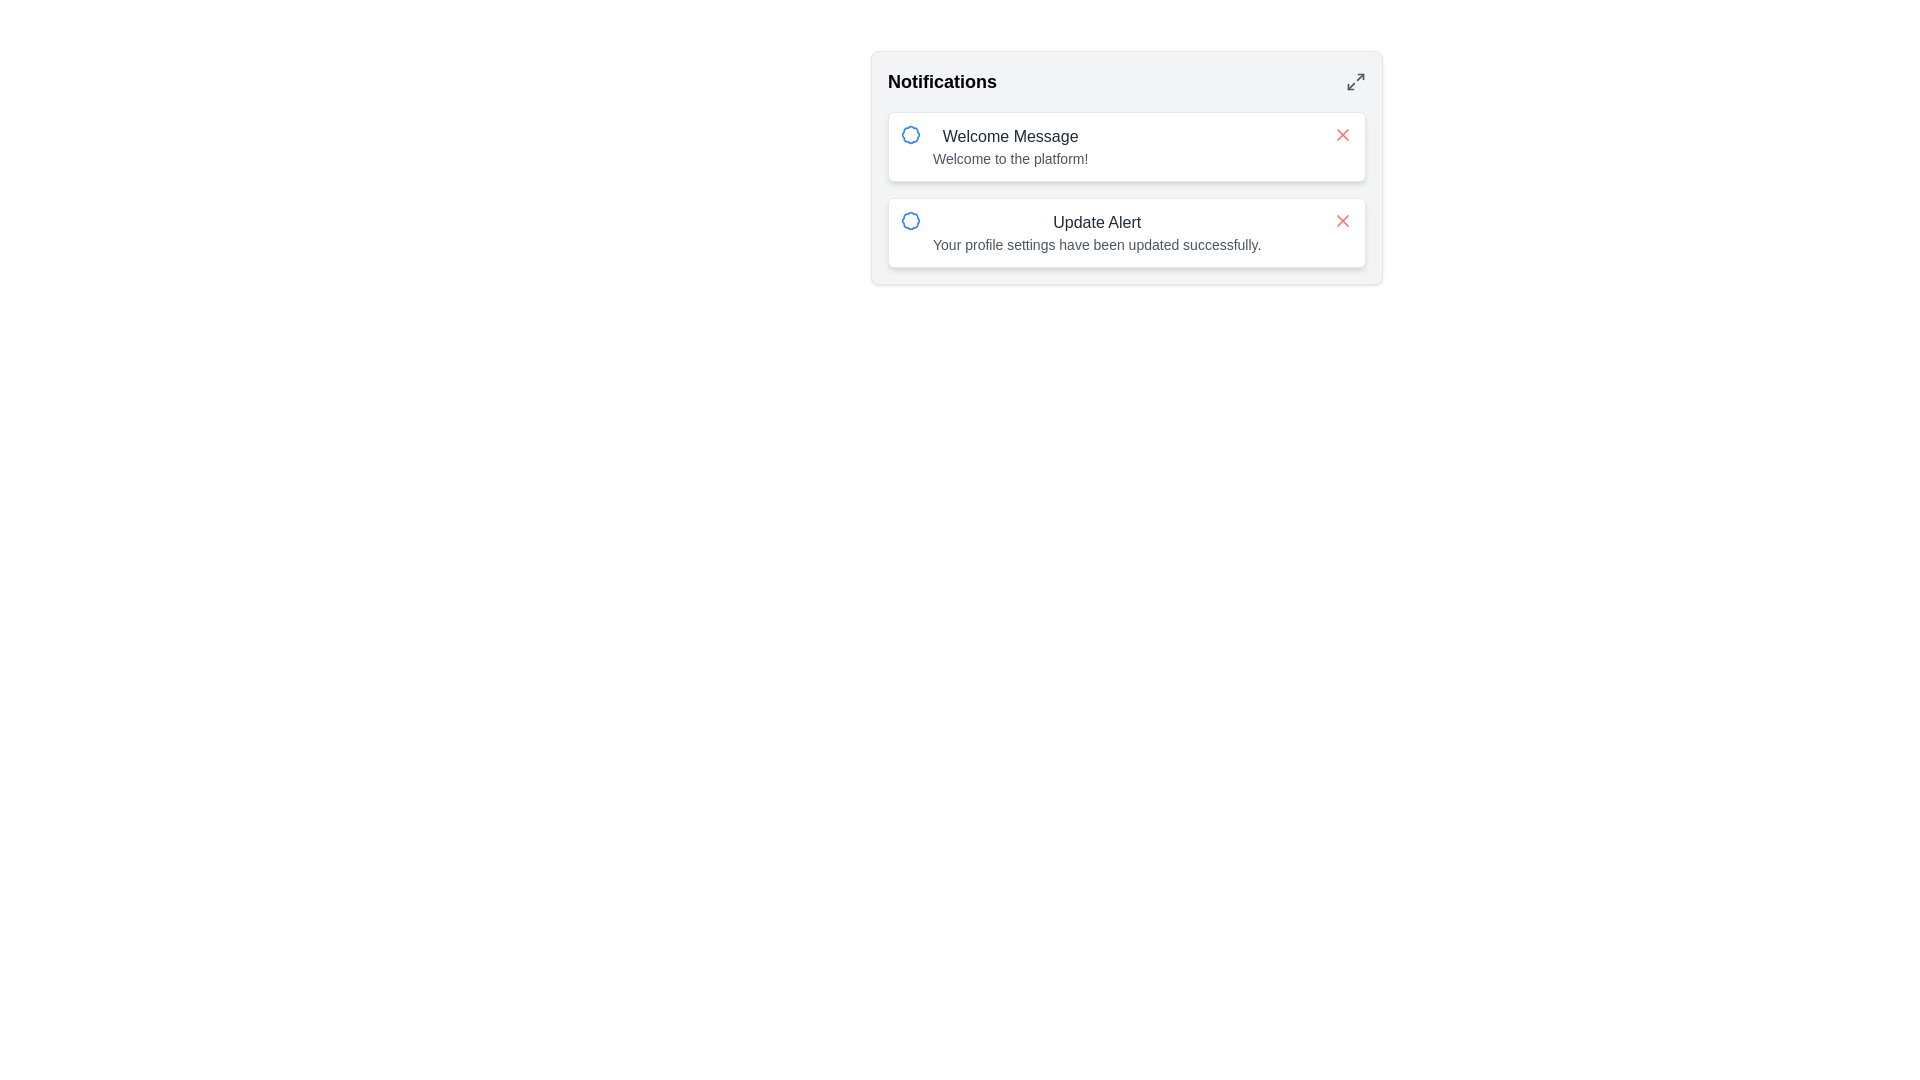  I want to click on informational notification text located to the right of the blue circular icon and left of the red 'x' button in the second row of the 'Notifications' list, so click(1096, 231).